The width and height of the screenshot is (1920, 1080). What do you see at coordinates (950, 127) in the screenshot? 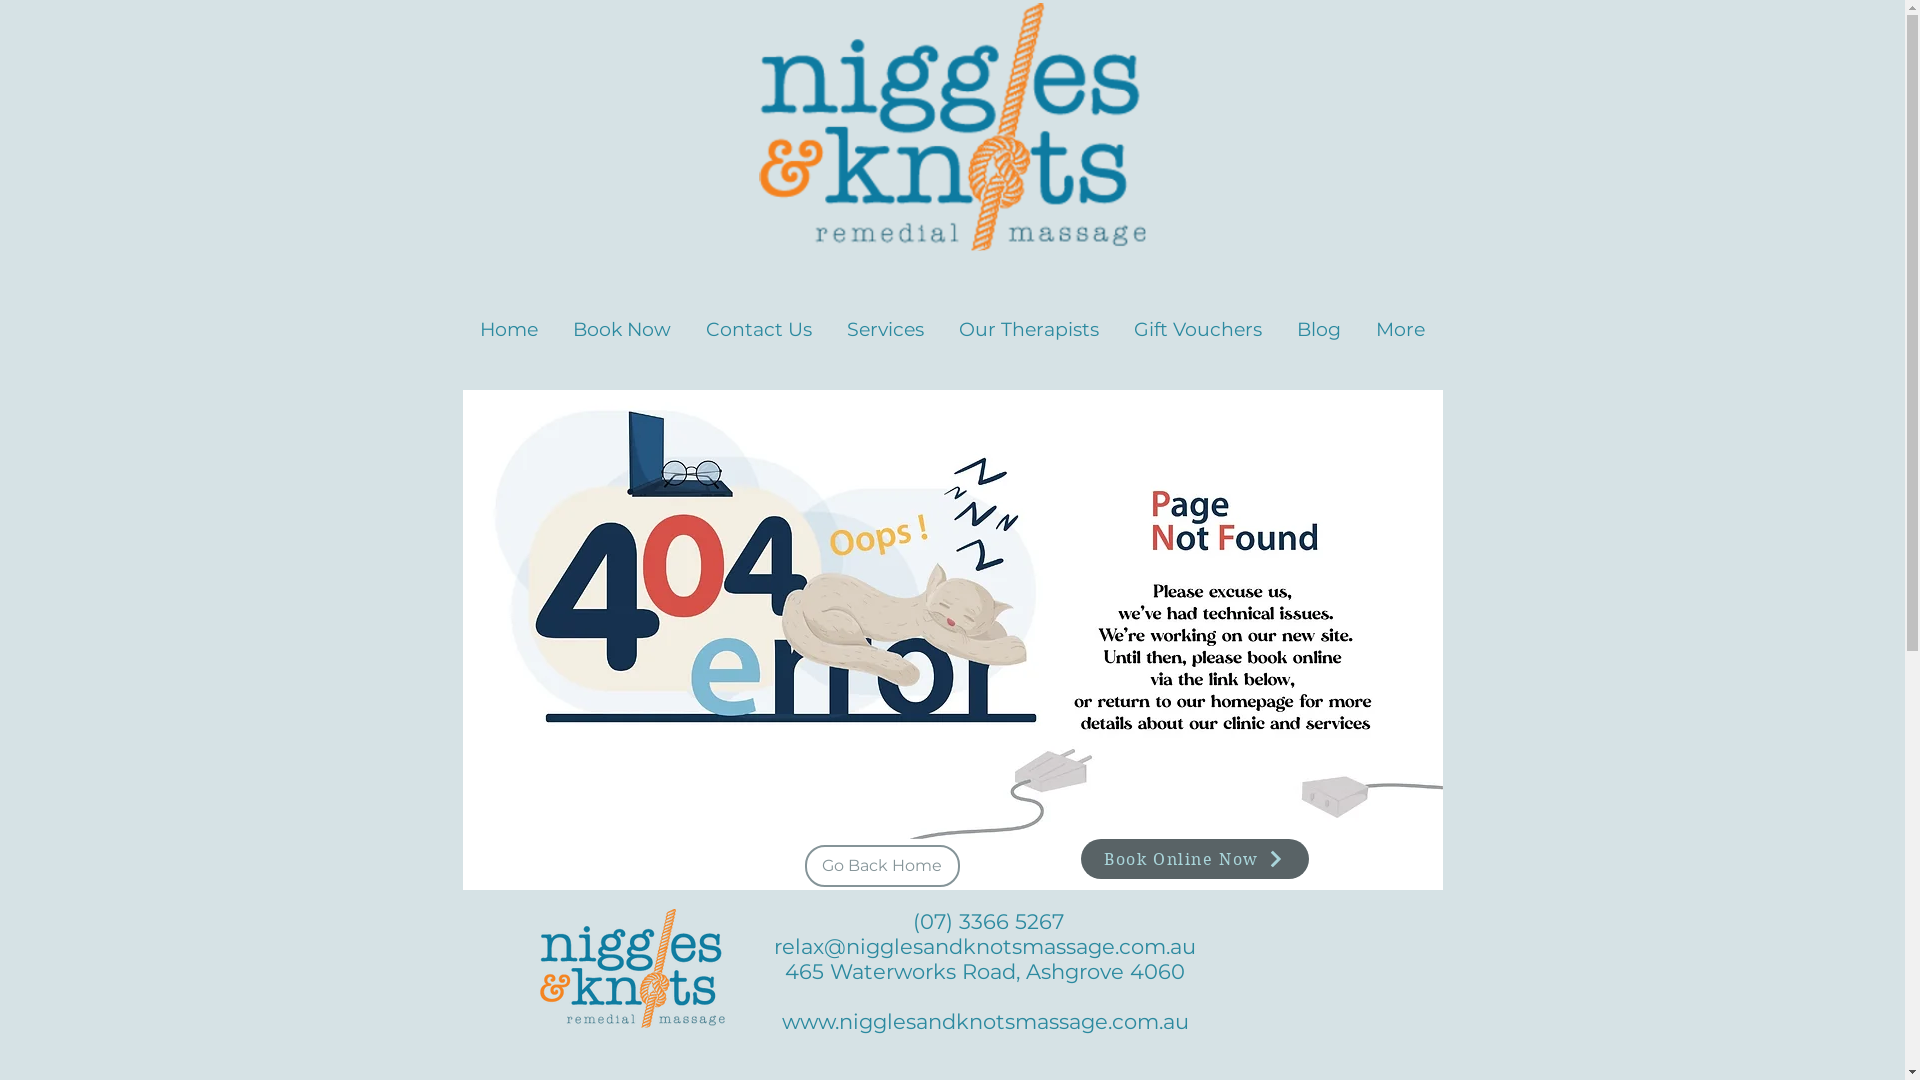
I see `'Transparent - Logo.png'` at bounding box center [950, 127].